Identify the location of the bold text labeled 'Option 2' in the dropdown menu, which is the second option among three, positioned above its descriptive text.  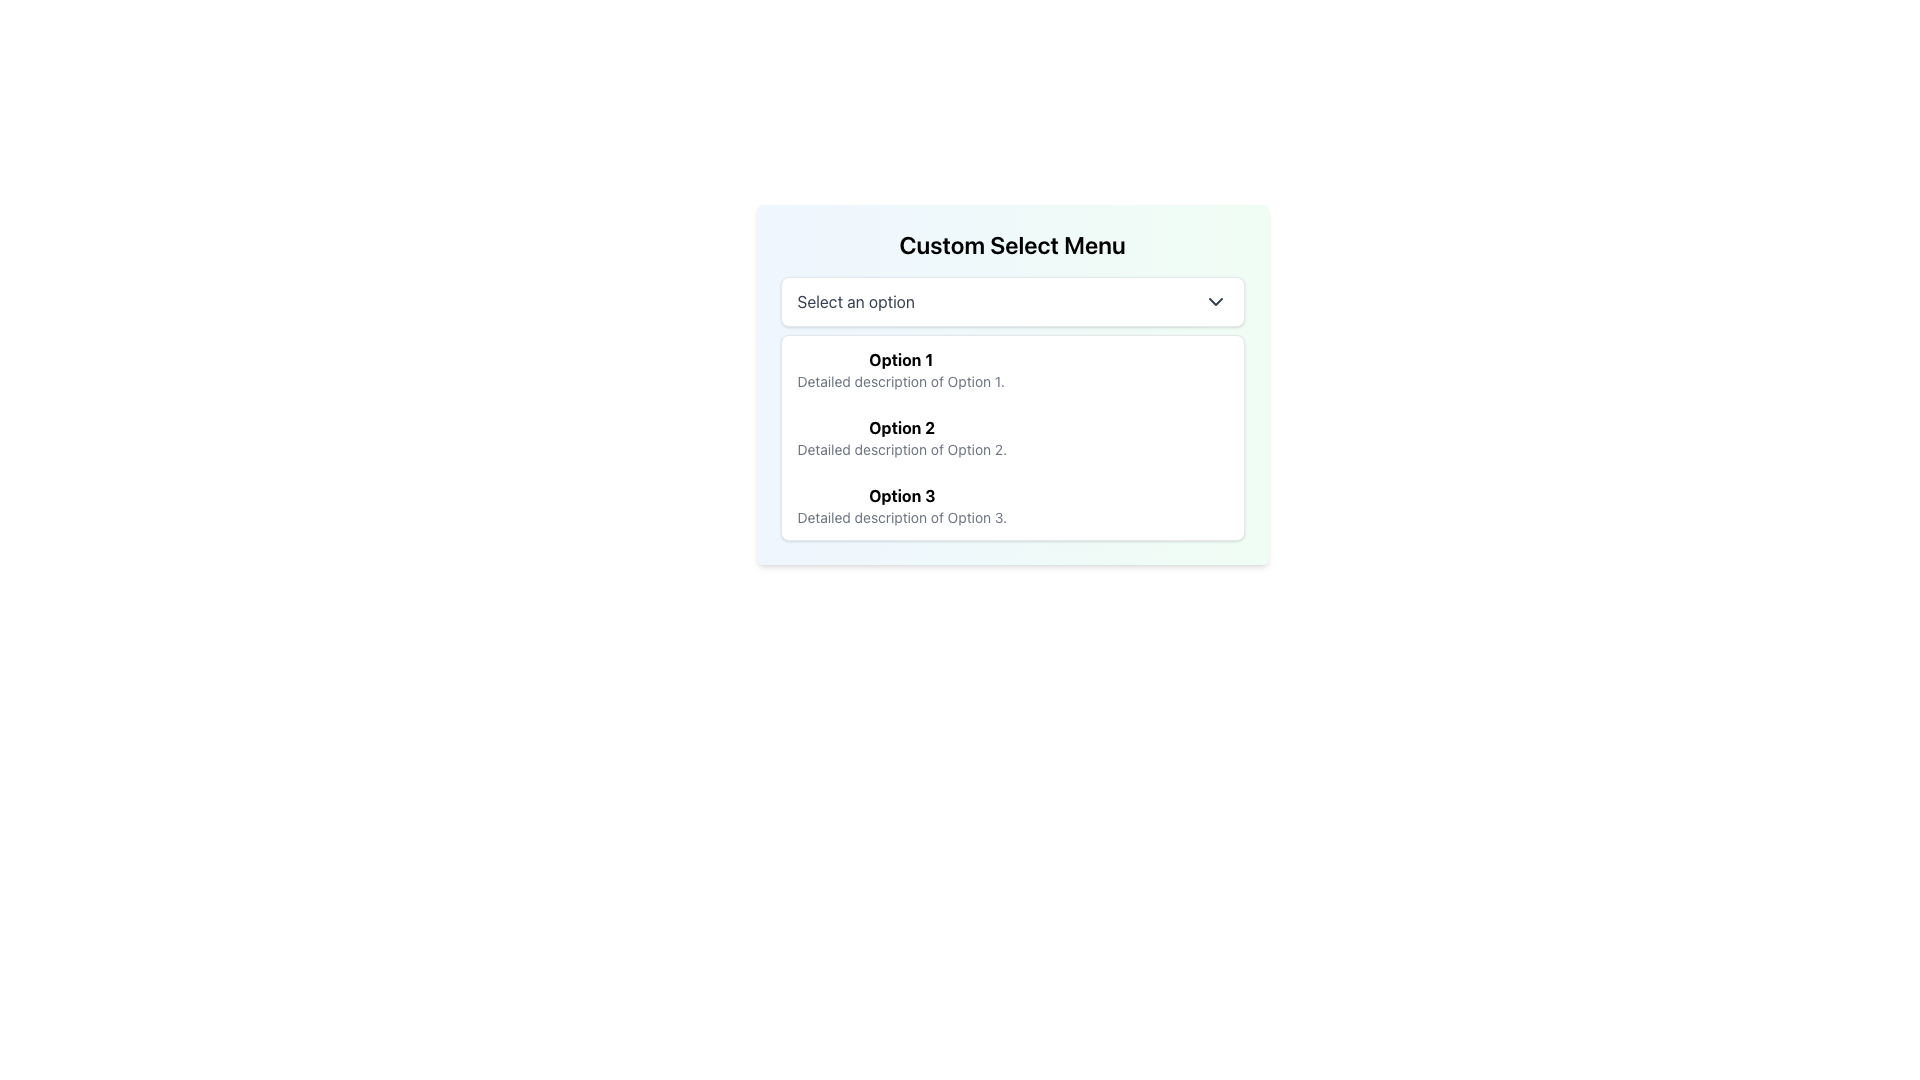
(901, 427).